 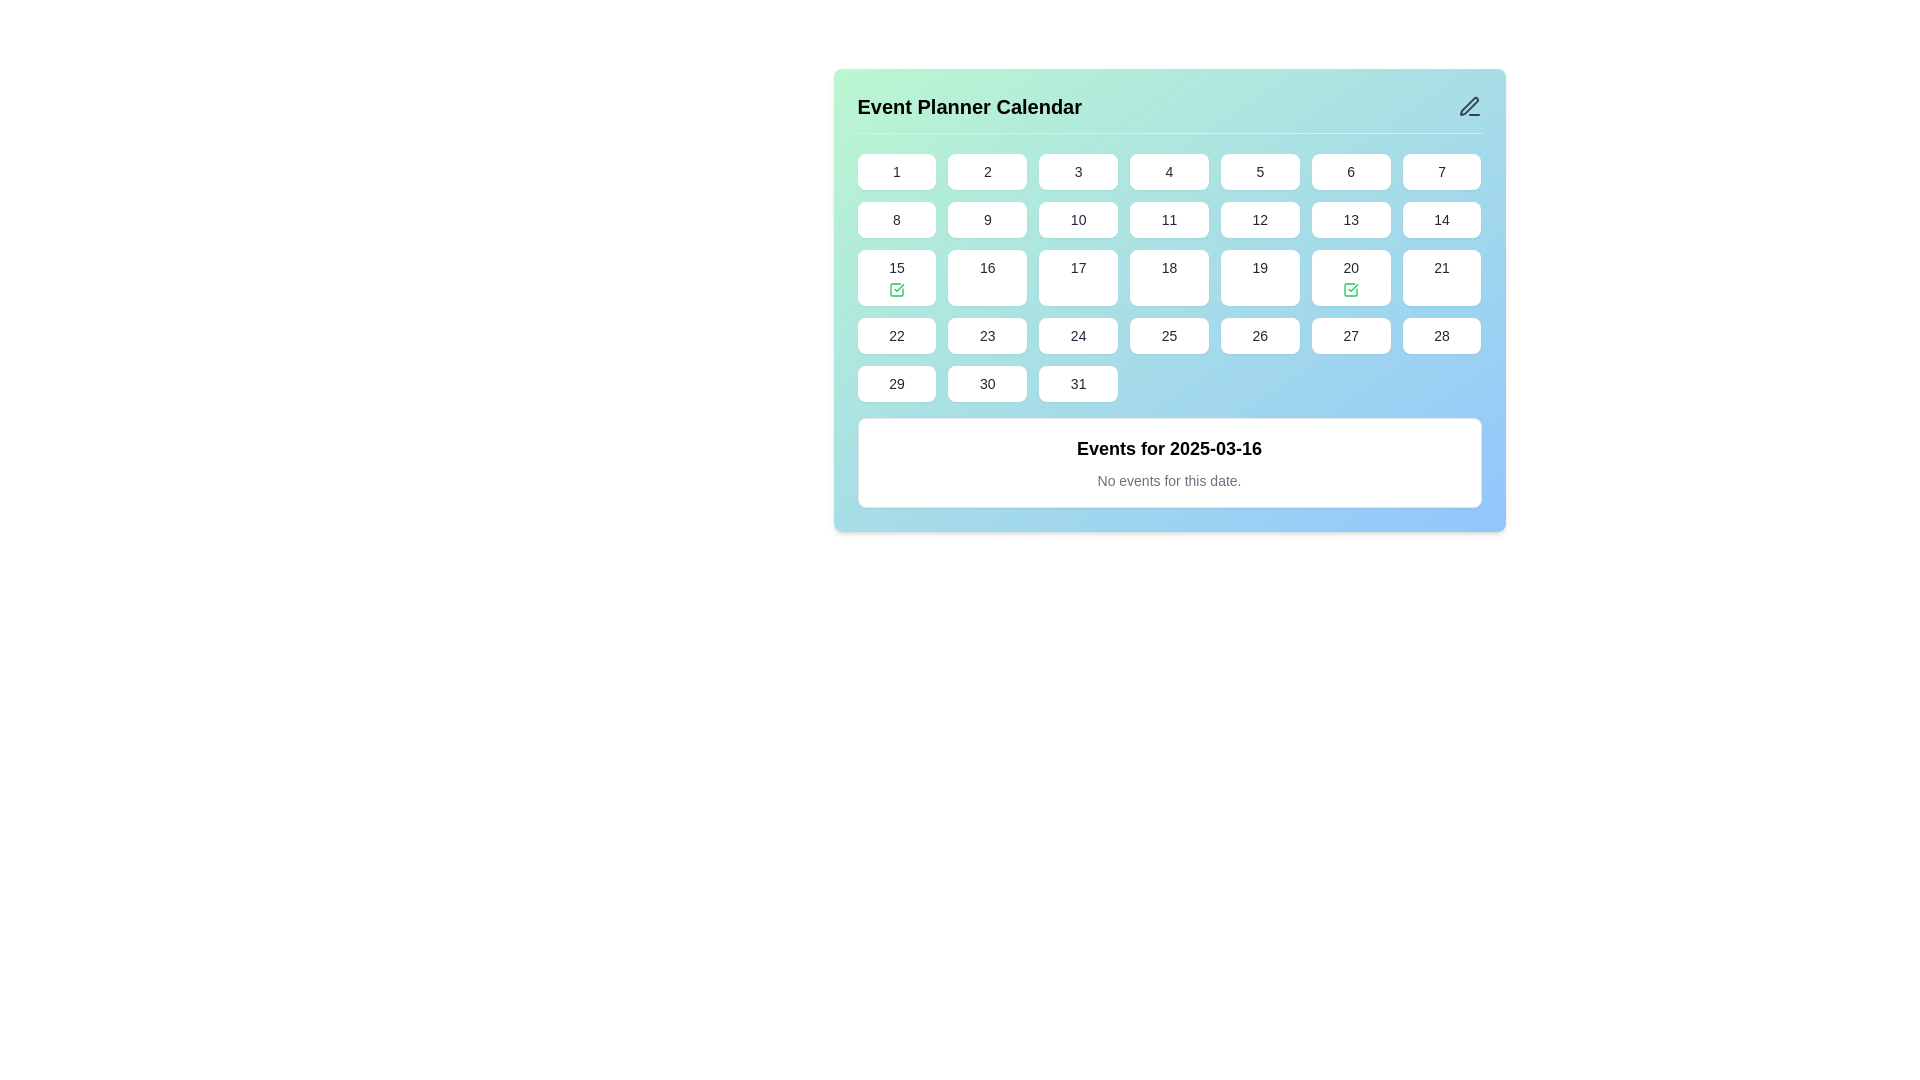 I want to click on the calendar button representing date 4, which is the fourth button in the first row of the grid layout in the calendar interface, so click(x=1169, y=171).